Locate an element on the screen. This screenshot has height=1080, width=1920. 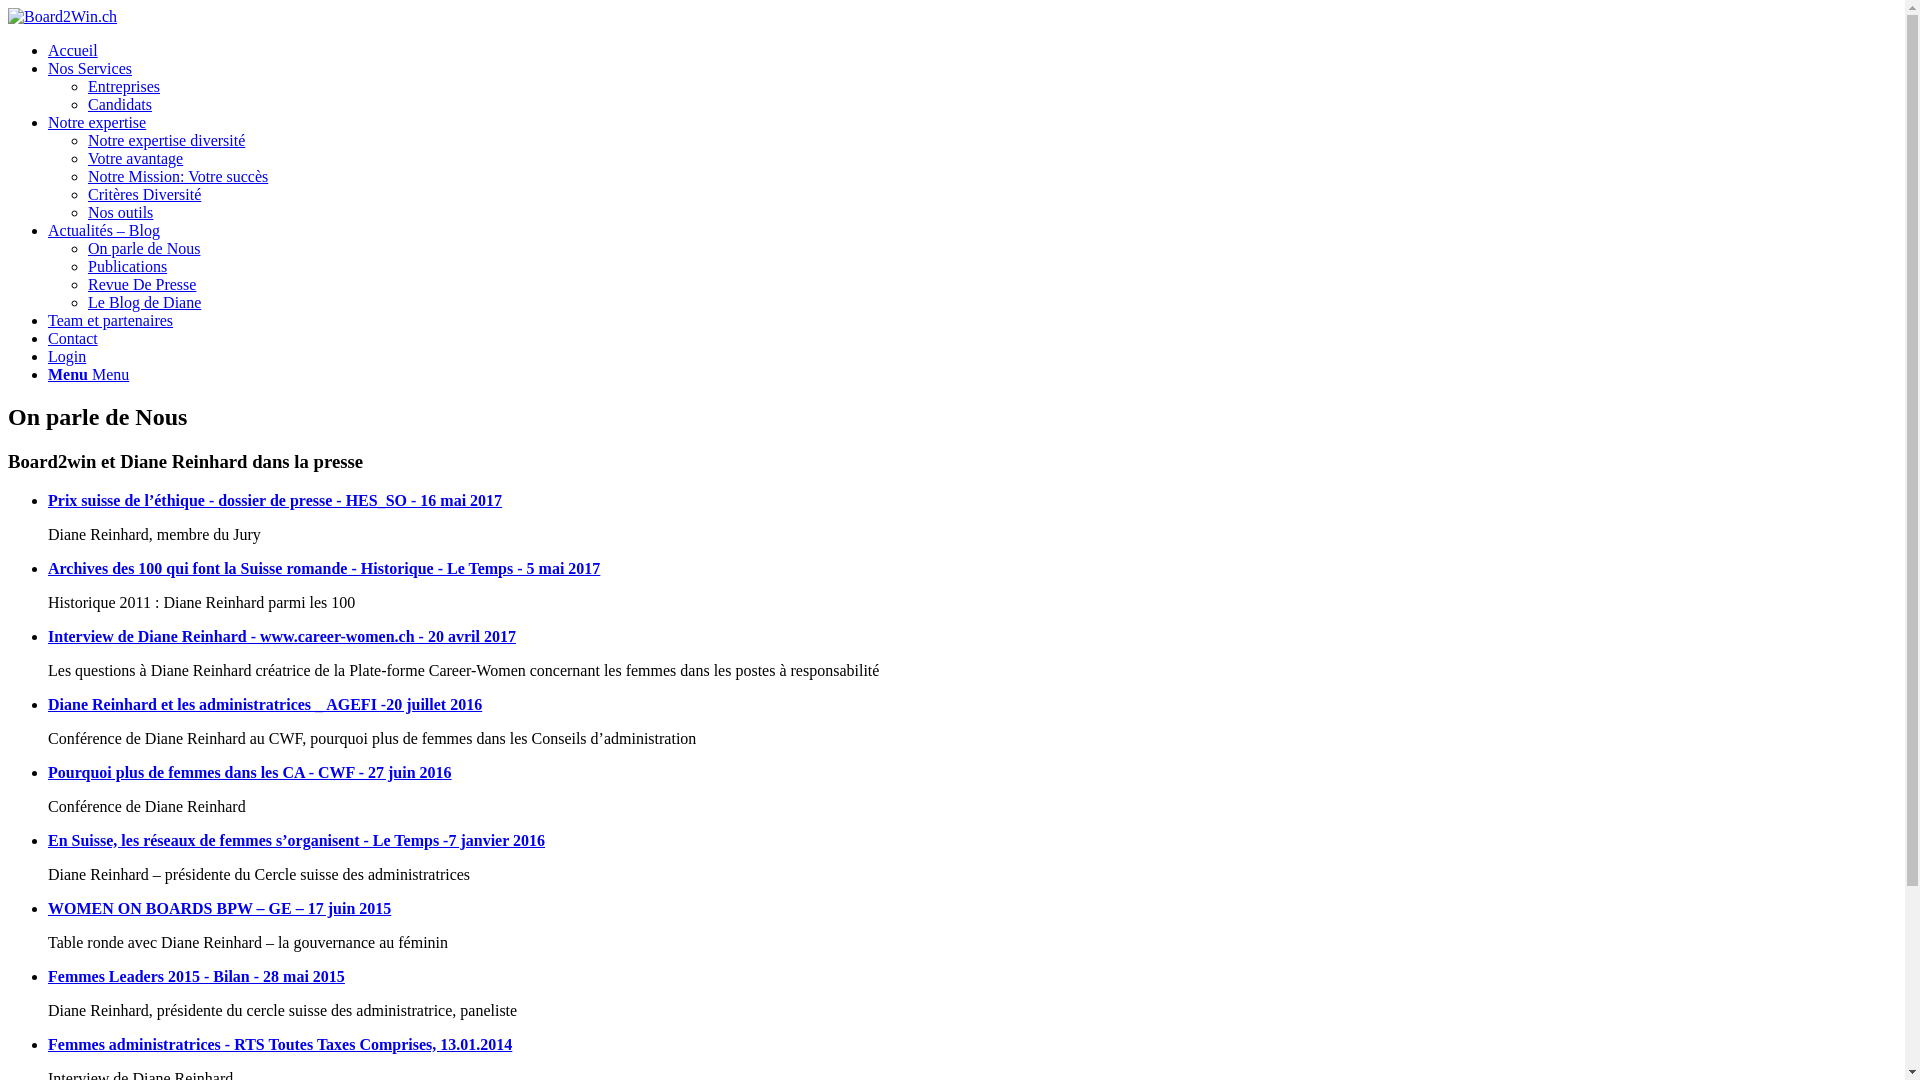
'Team et partenaires' is located at coordinates (109, 319).